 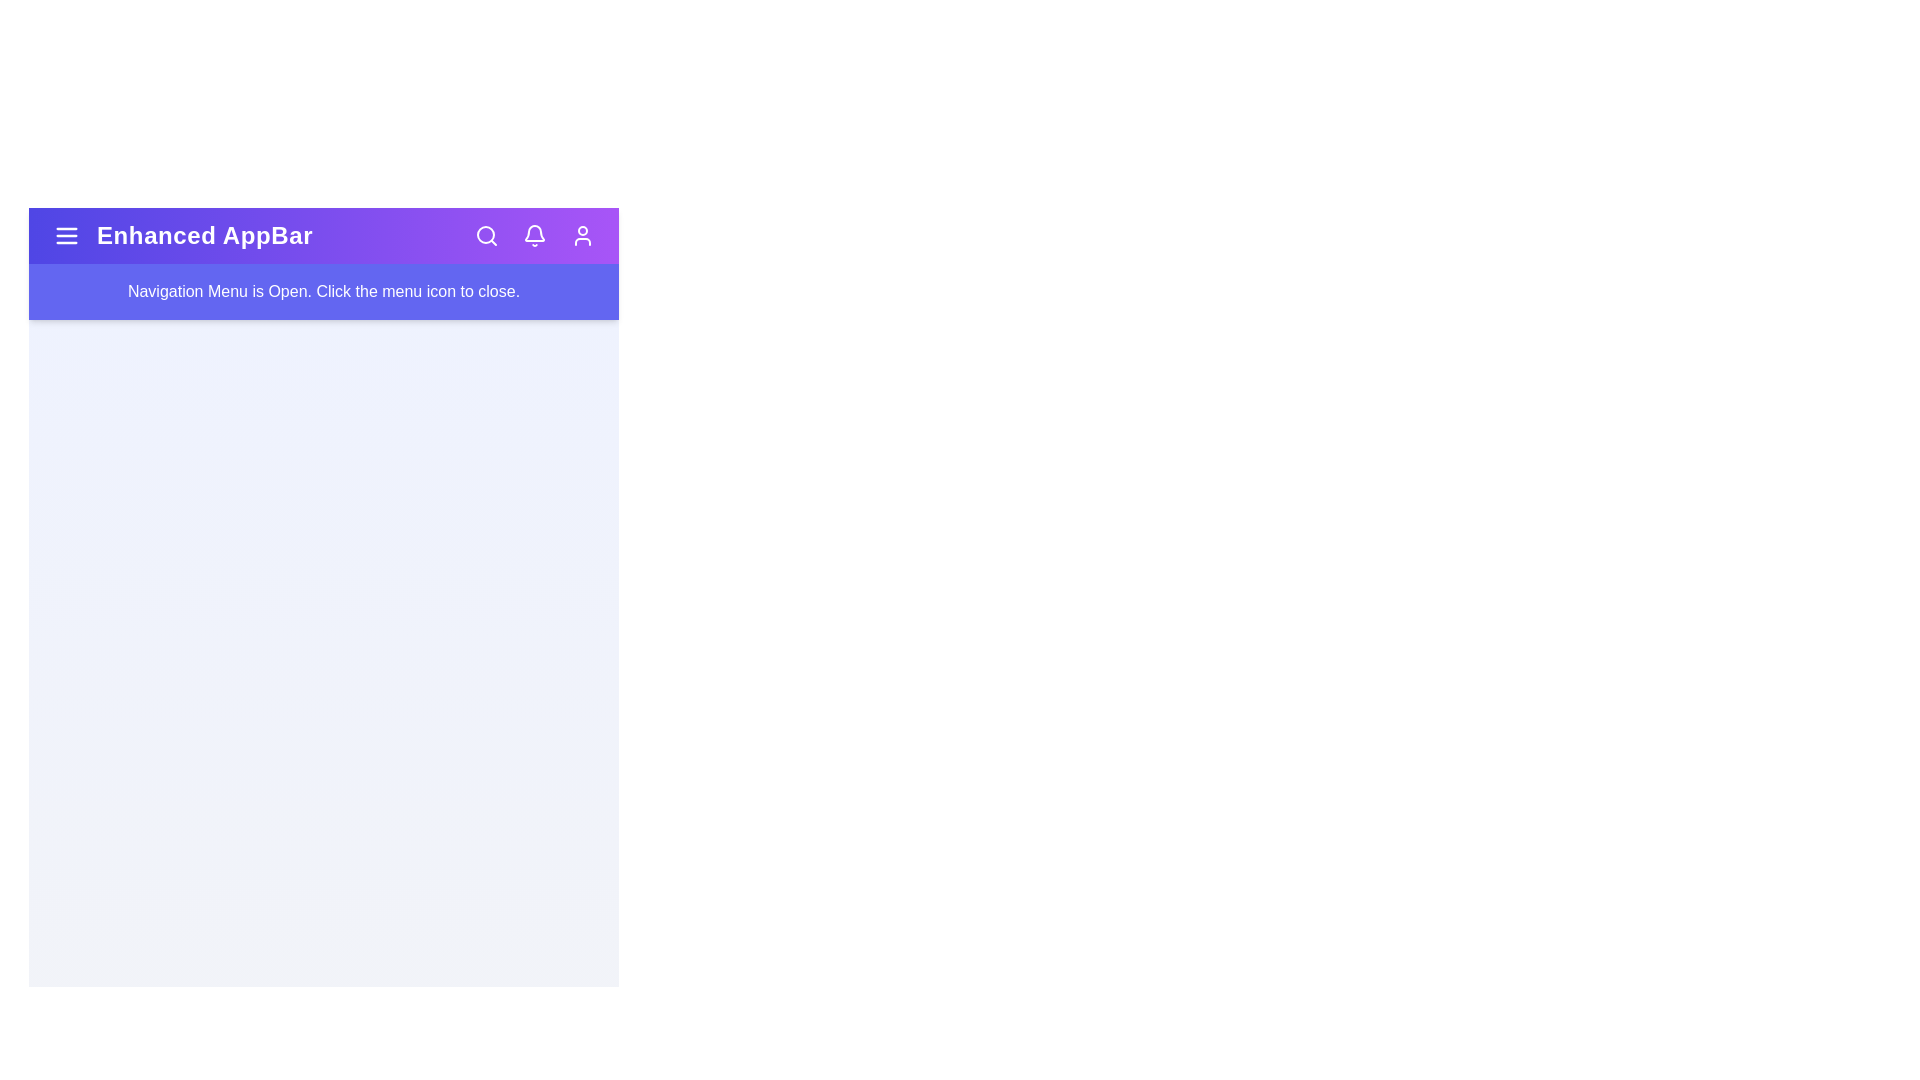 I want to click on the notification icon to view notifications, so click(x=534, y=234).